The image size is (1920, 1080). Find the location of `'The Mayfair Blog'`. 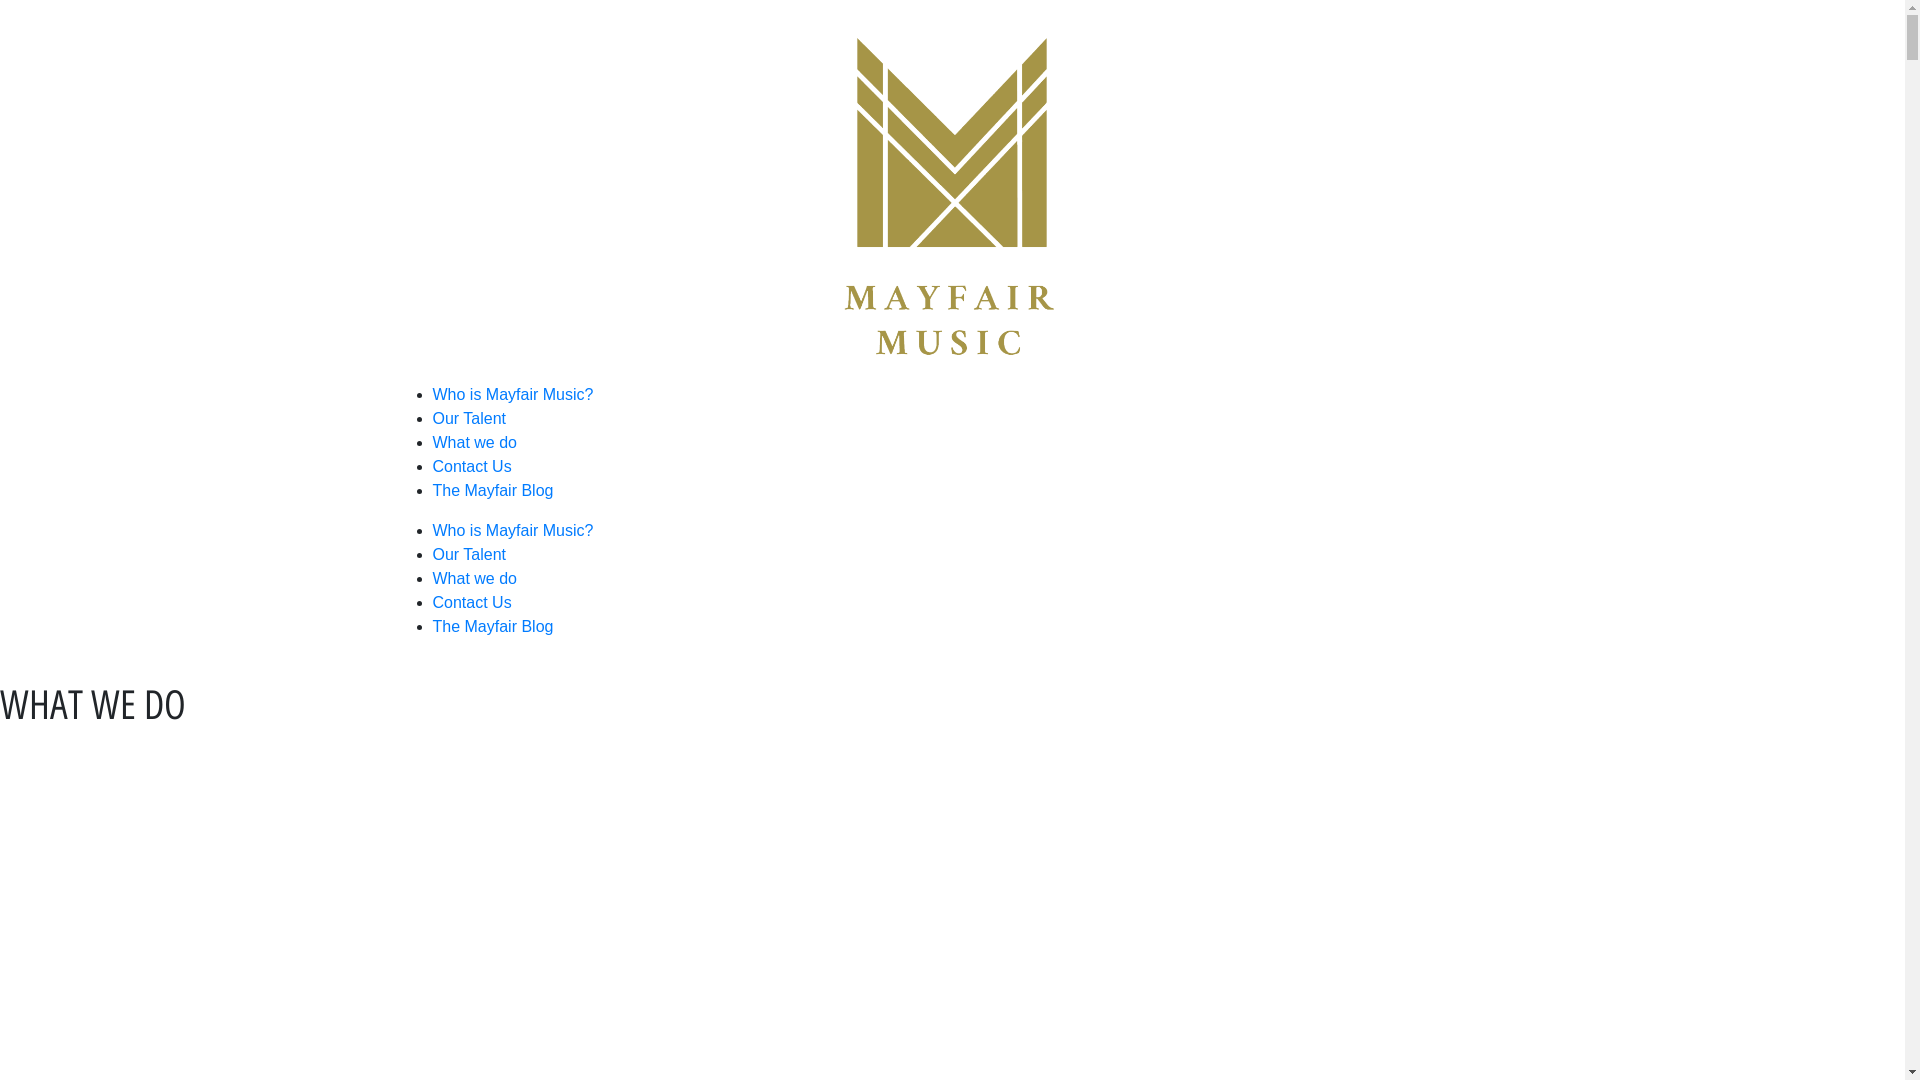

'The Mayfair Blog' is located at coordinates (492, 625).